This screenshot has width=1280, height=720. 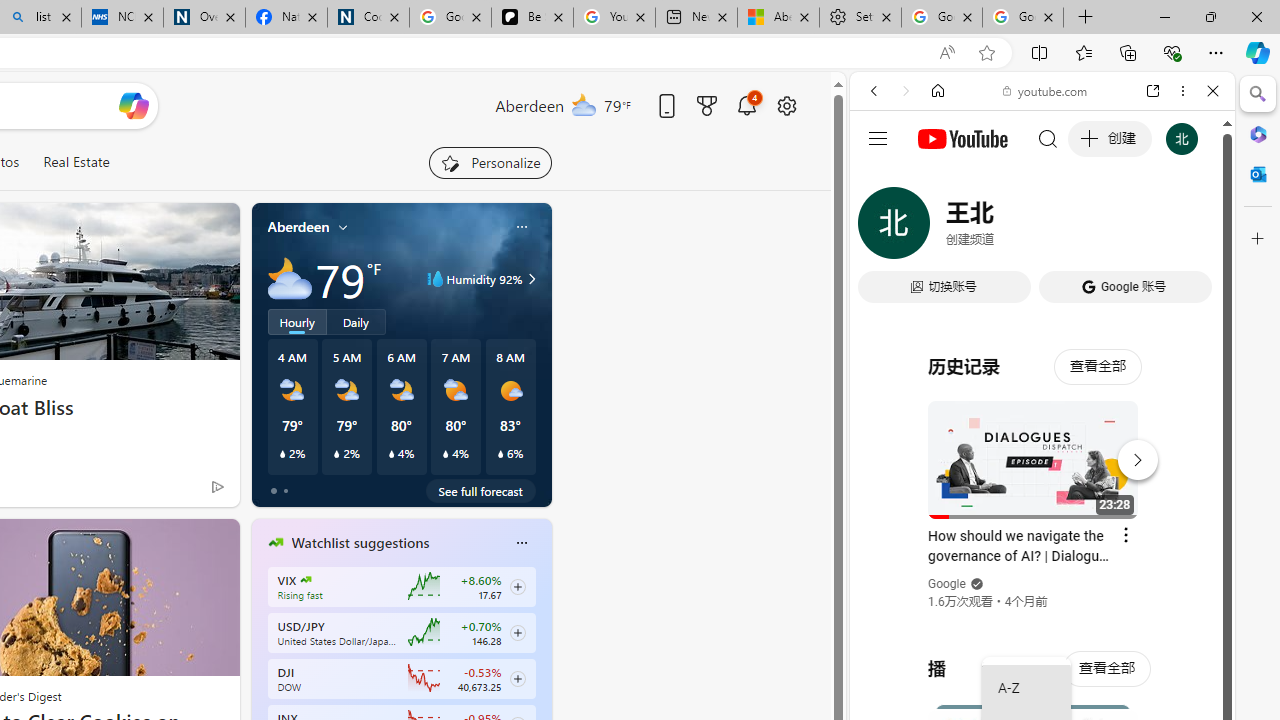 I want to click on 'Humidity 92%', so click(x=529, y=279).